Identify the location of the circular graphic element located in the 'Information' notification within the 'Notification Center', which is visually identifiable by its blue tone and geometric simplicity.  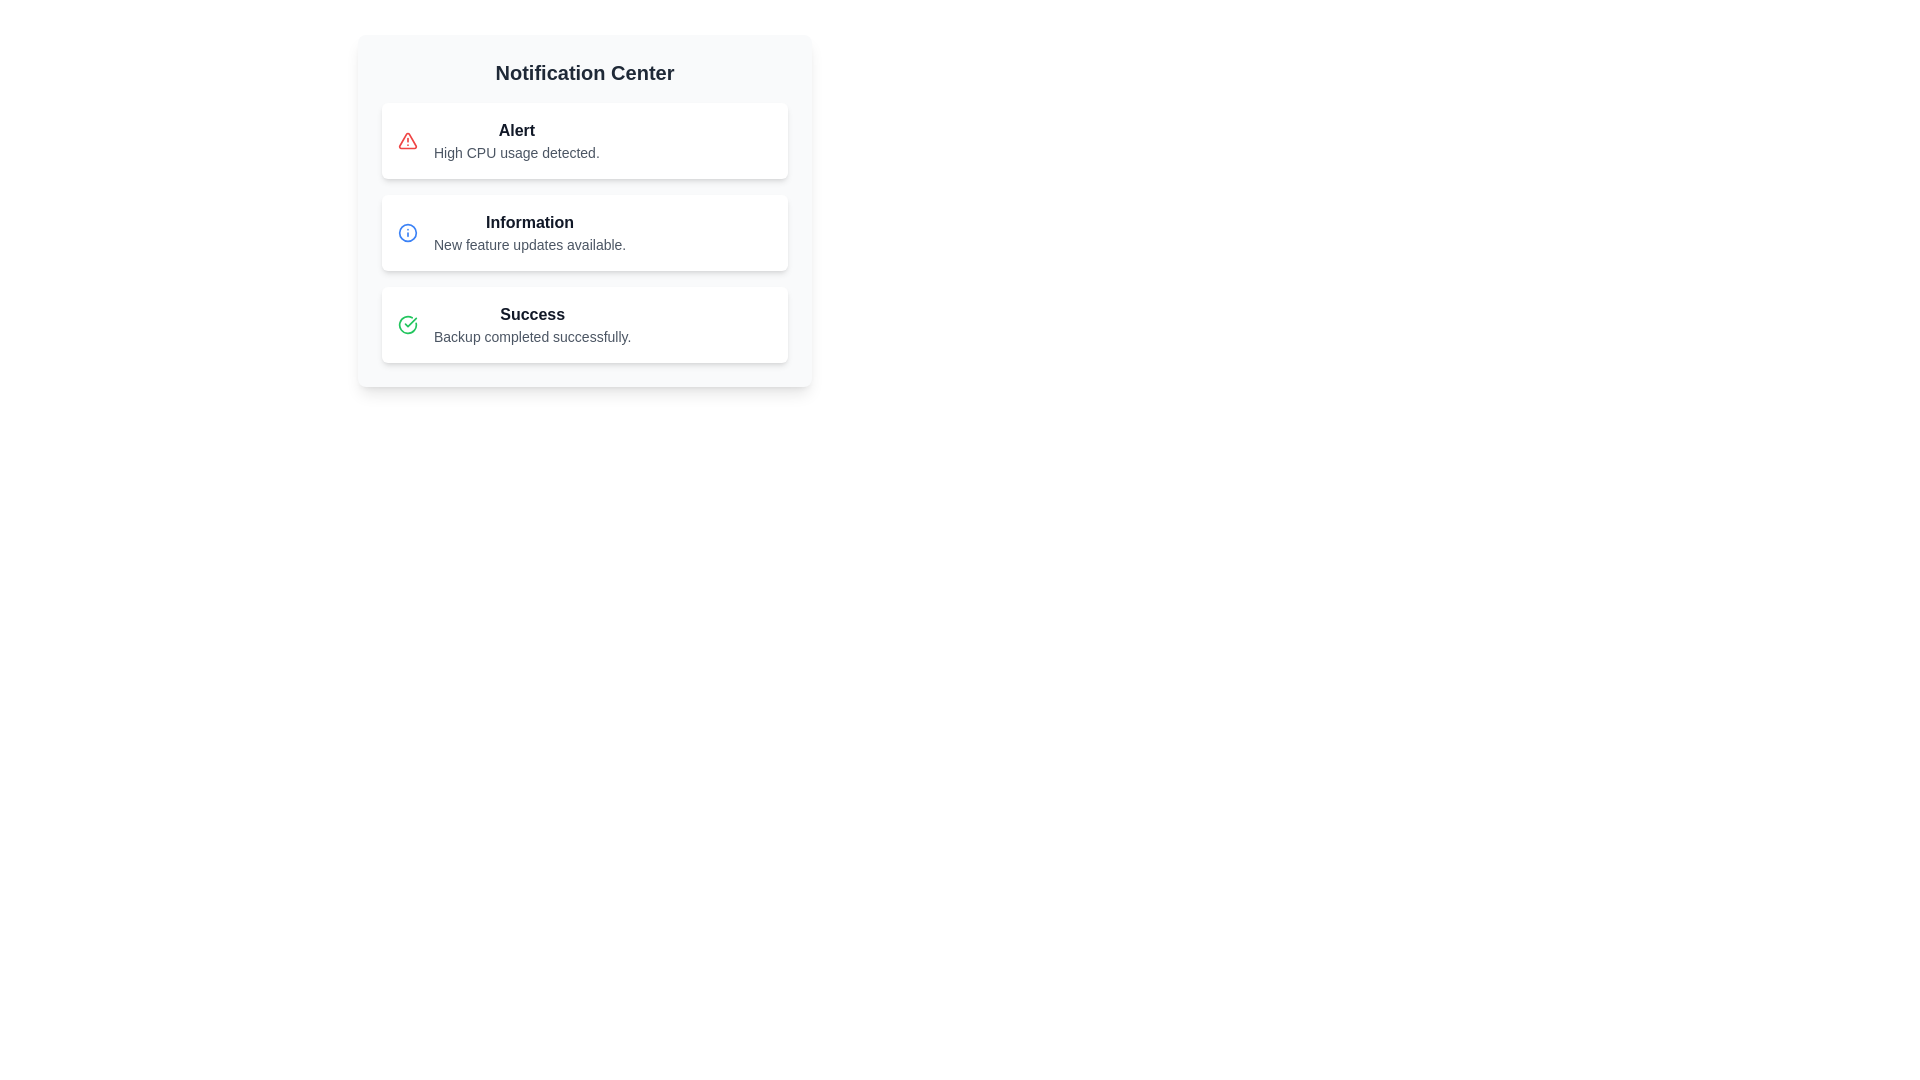
(407, 231).